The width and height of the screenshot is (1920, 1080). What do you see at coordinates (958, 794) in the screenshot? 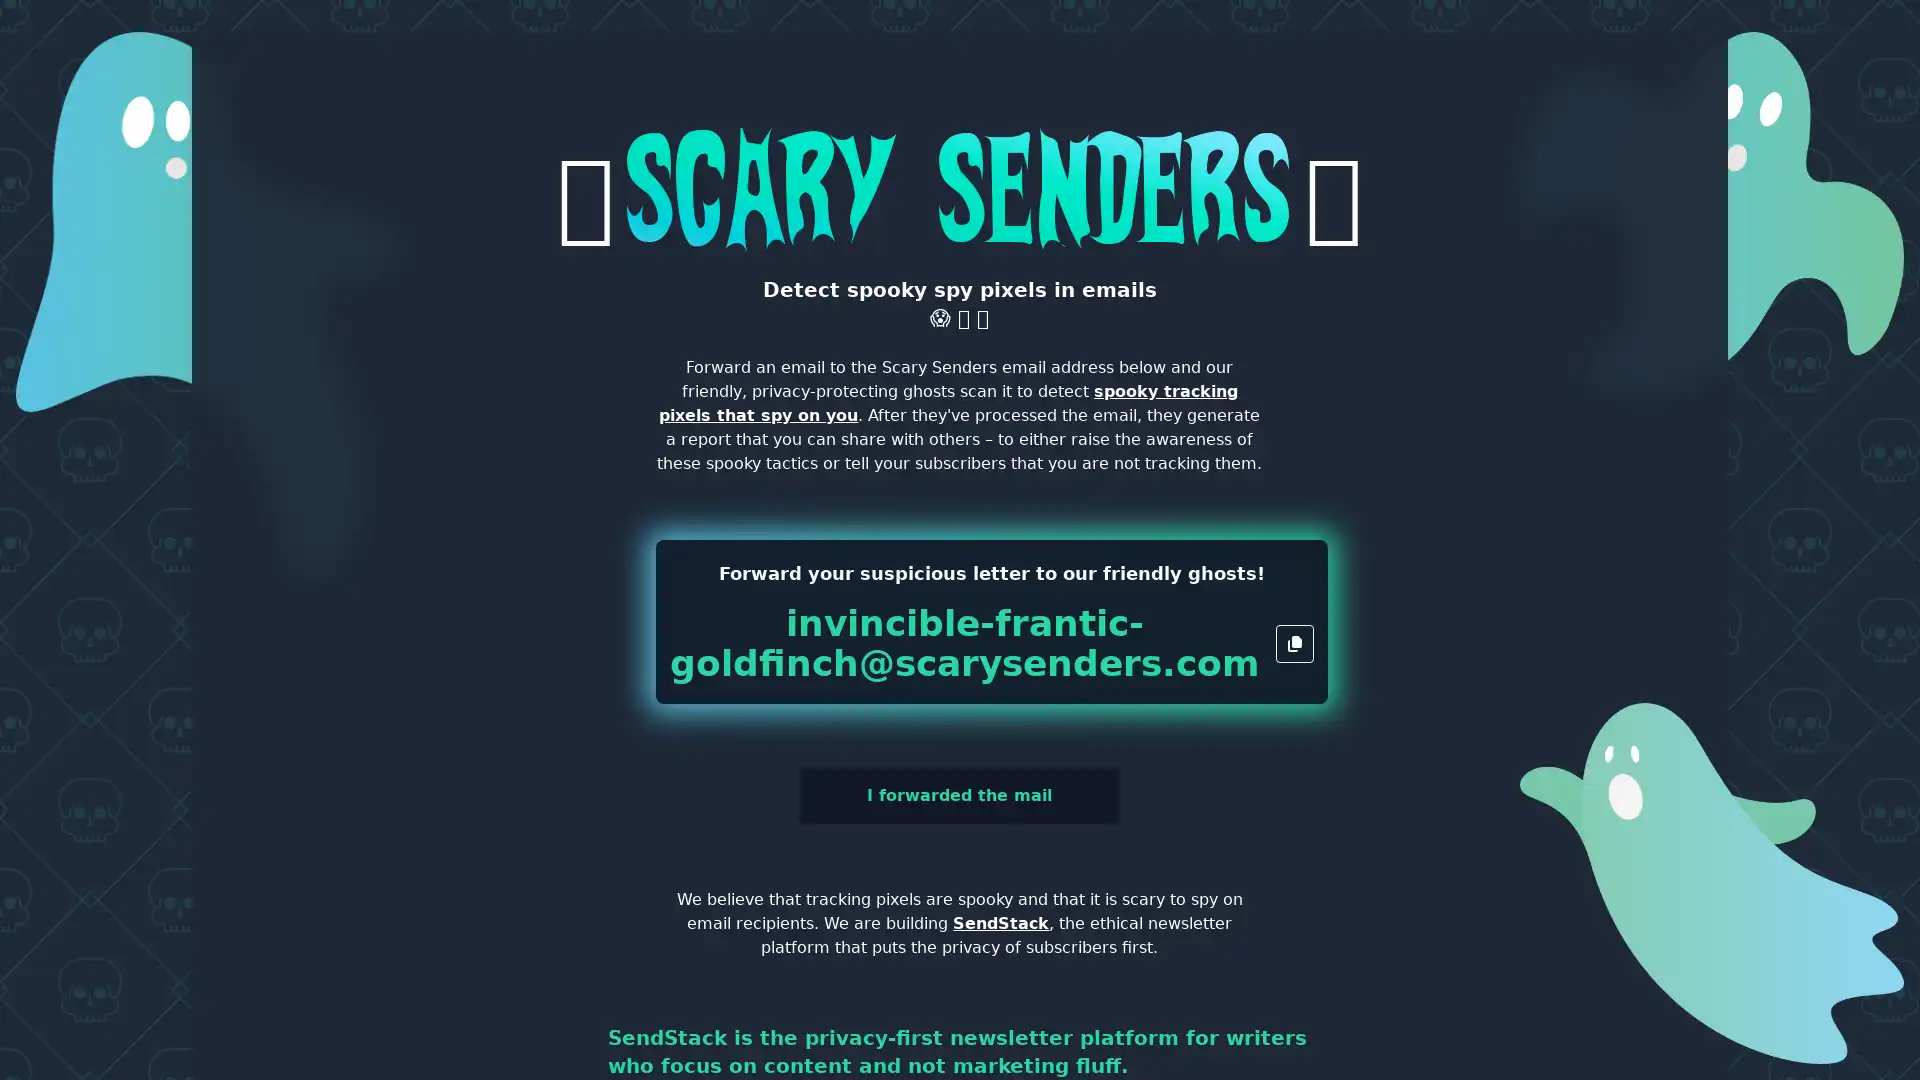
I see `I forwarded the mail` at bounding box center [958, 794].